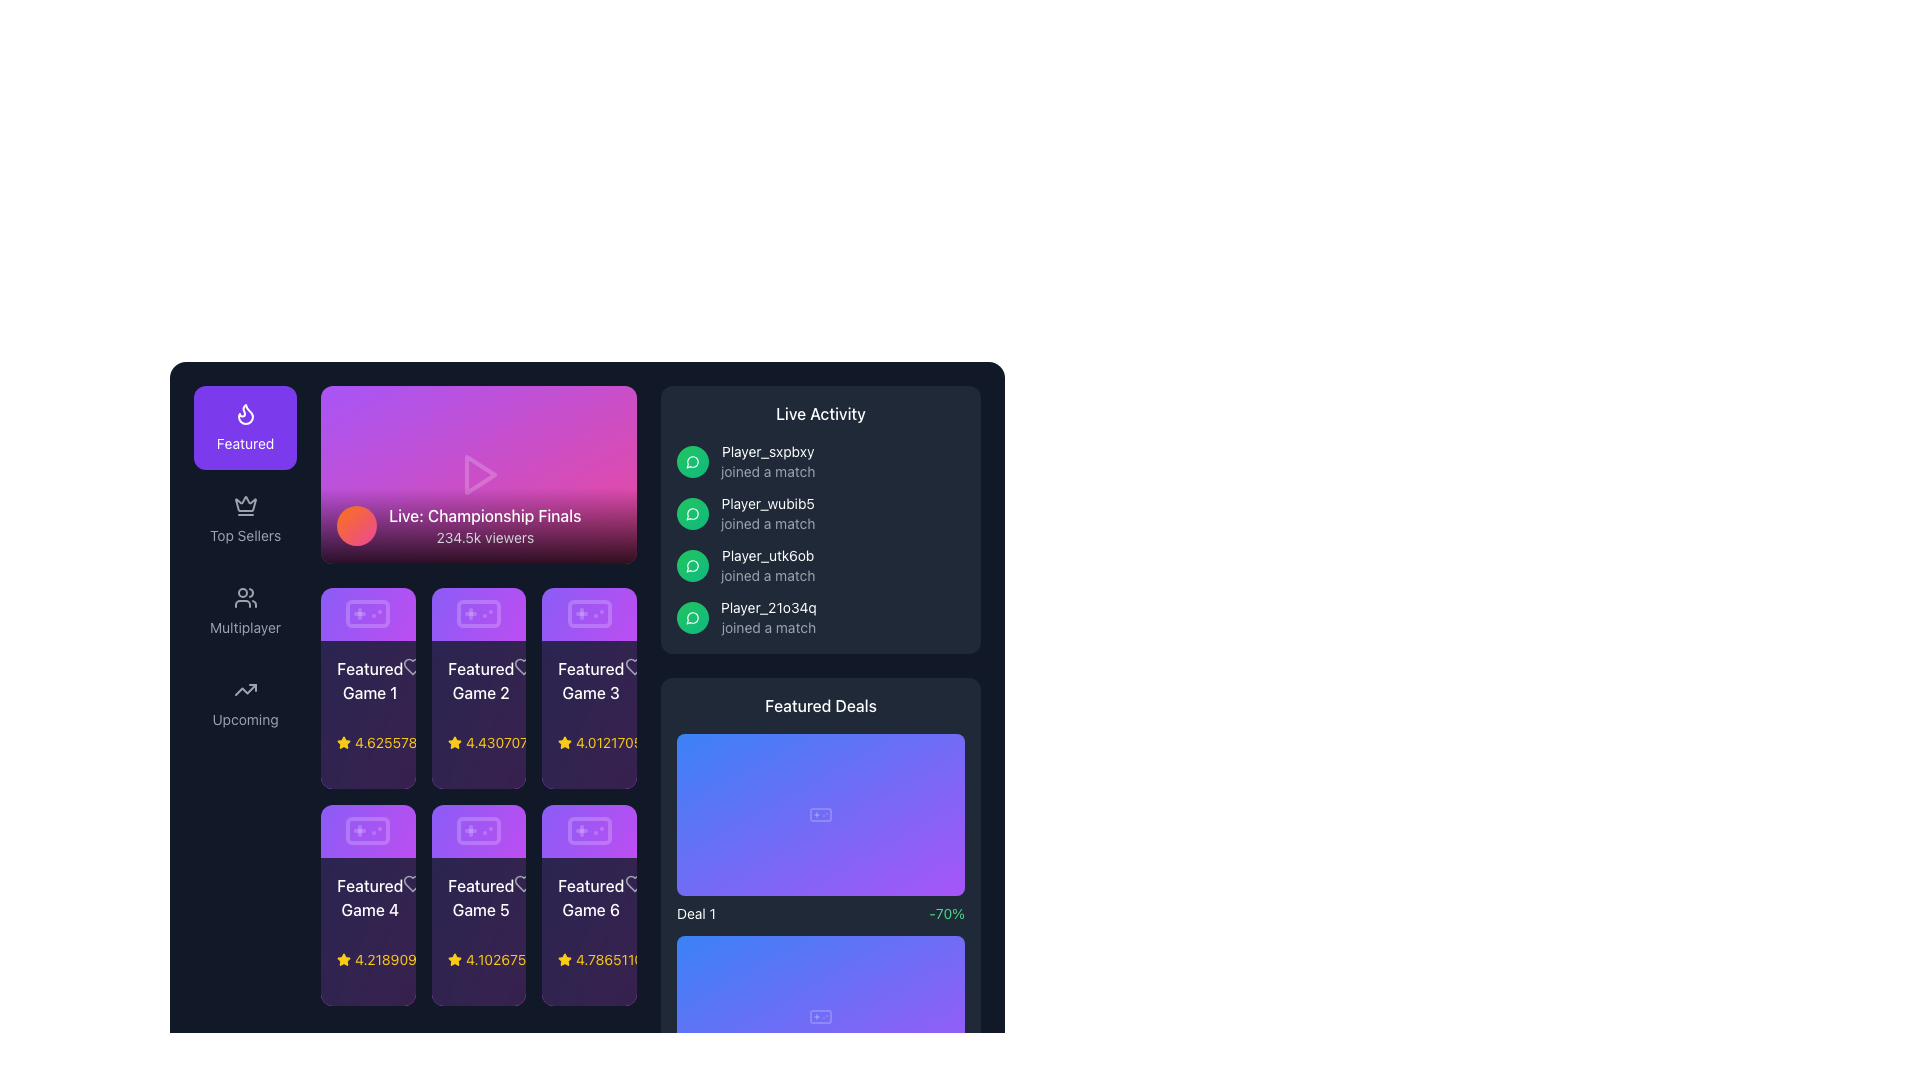 This screenshot has height=1080, width=1920. Describe the element at coordinates (820, 616) in the screenshot. I see `the fourth list item displaying the log entry for 'Player_21o34q' joining a match` at that location.